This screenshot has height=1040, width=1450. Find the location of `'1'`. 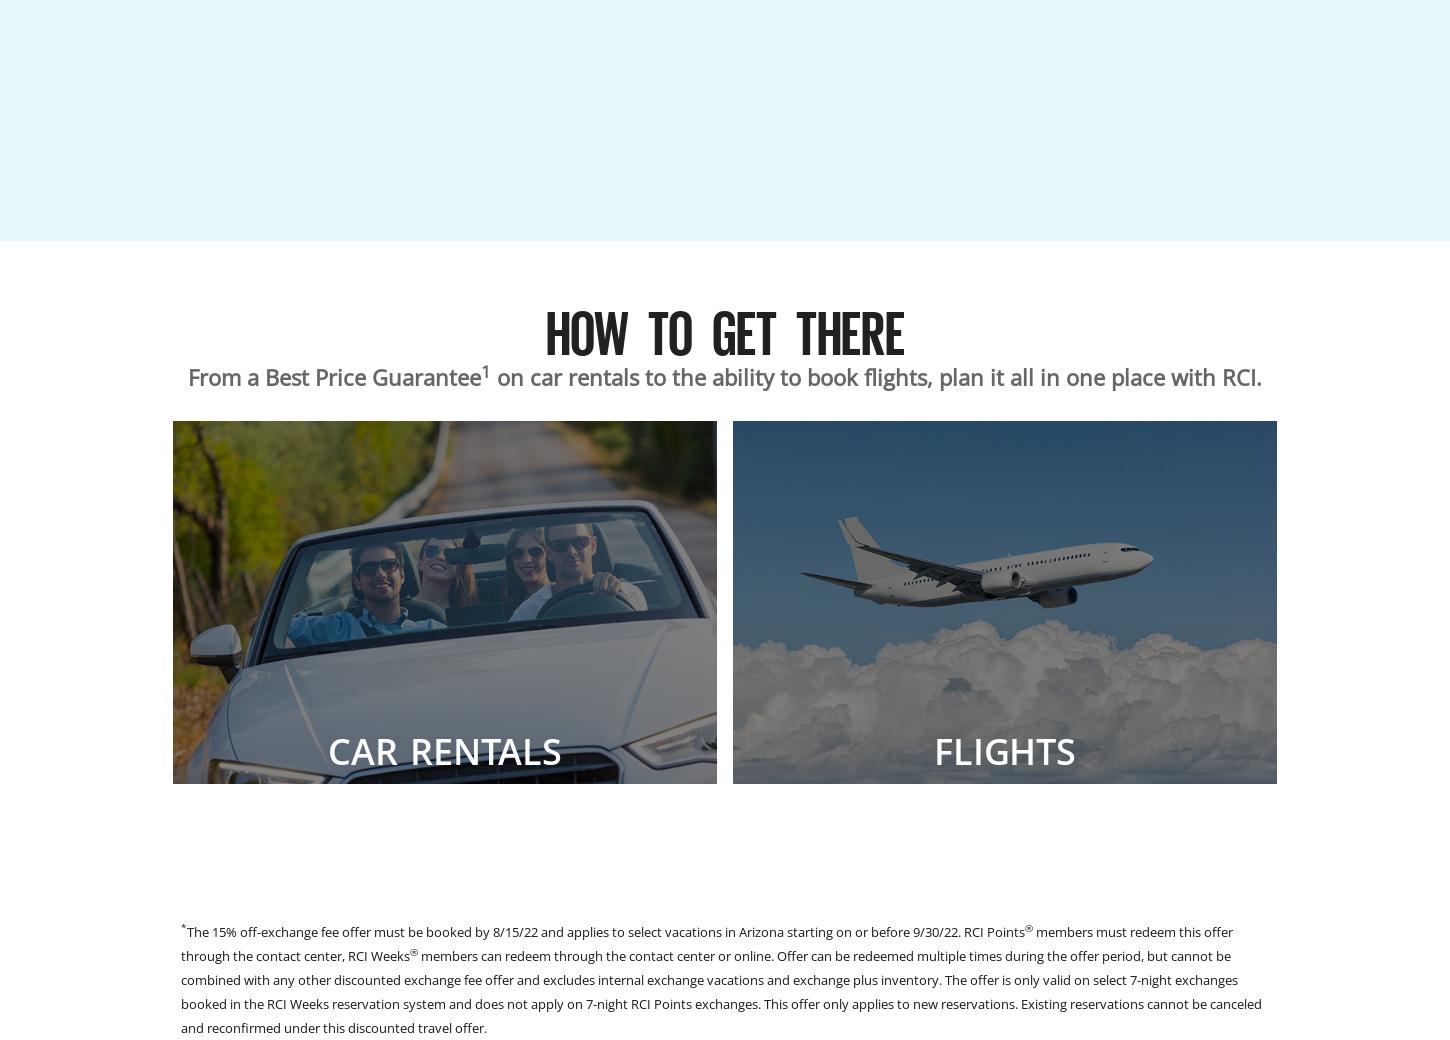

'1' is located at coordinates (486, 369).